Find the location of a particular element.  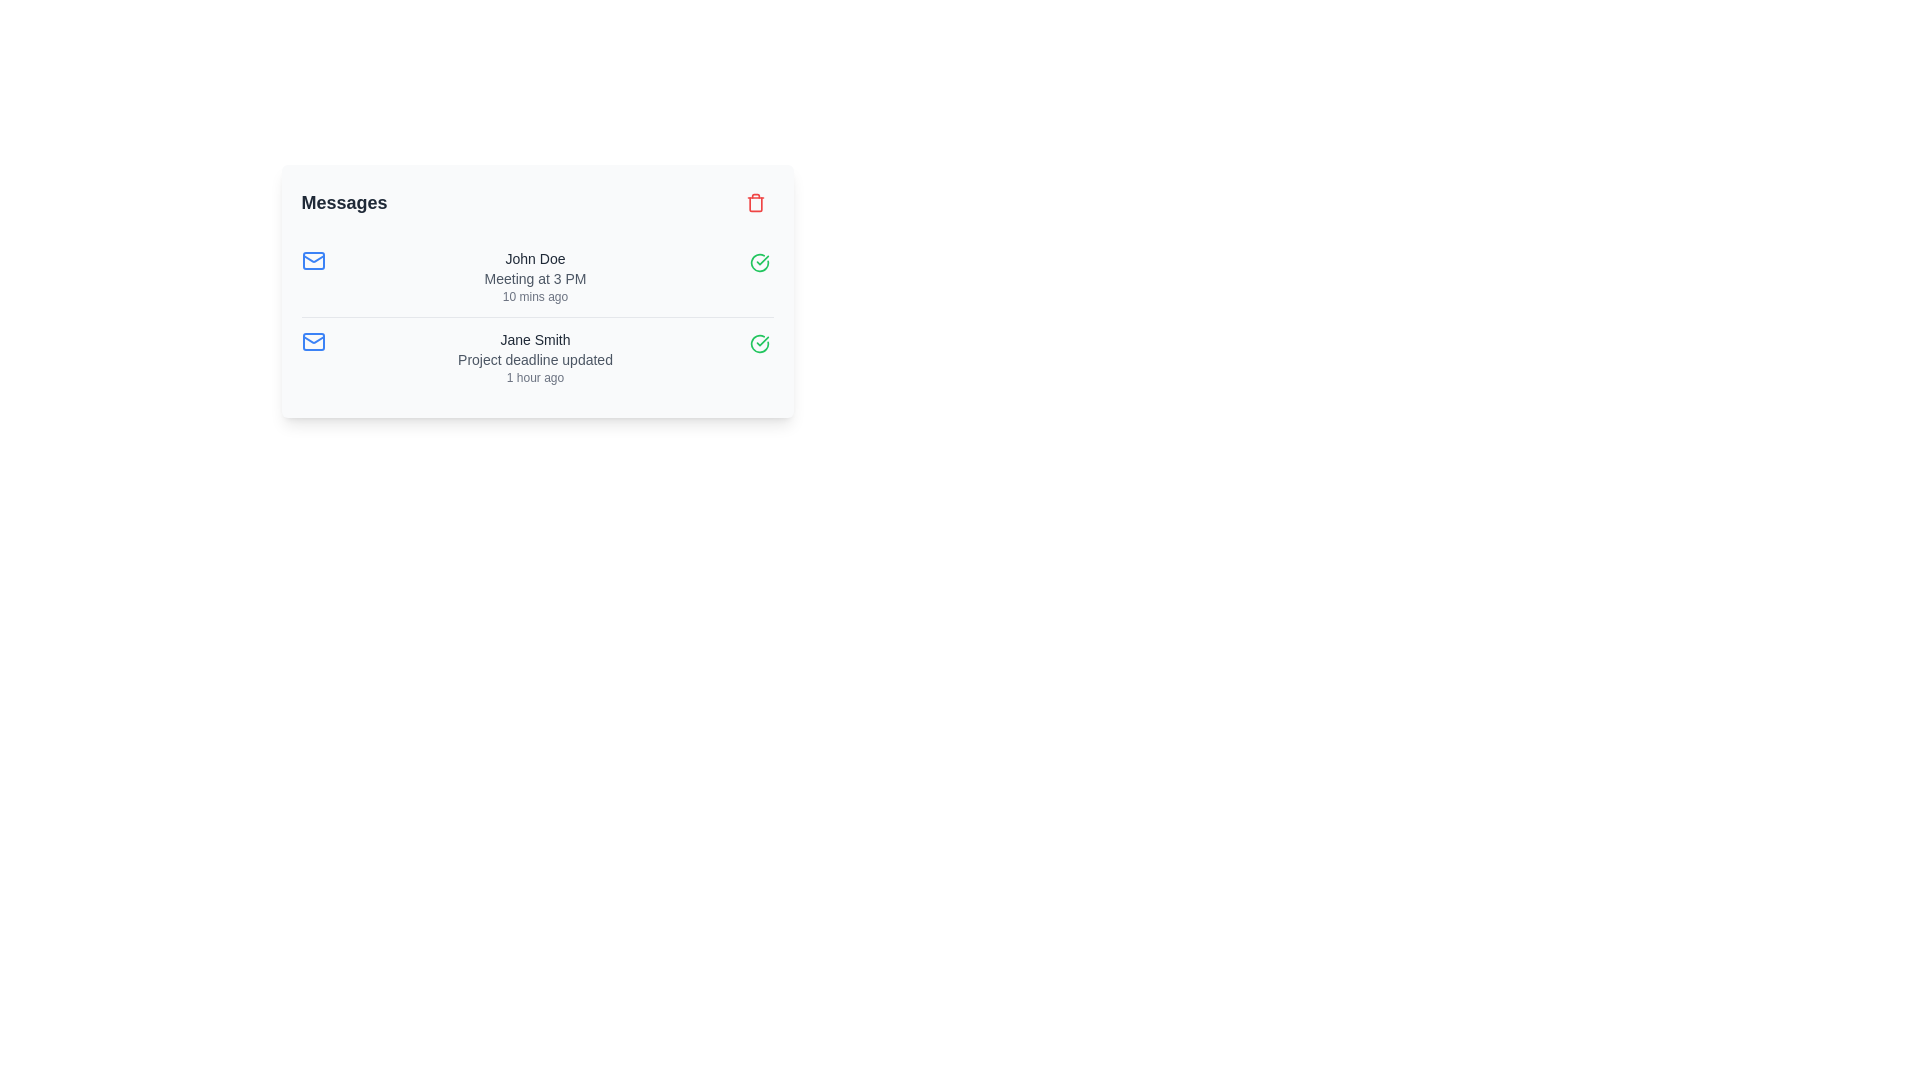

the text label that indicates the relative time of the associated message, positioned below 'Meeting at 3 PM' and above the next message entry is located at coordinates (535, 297).